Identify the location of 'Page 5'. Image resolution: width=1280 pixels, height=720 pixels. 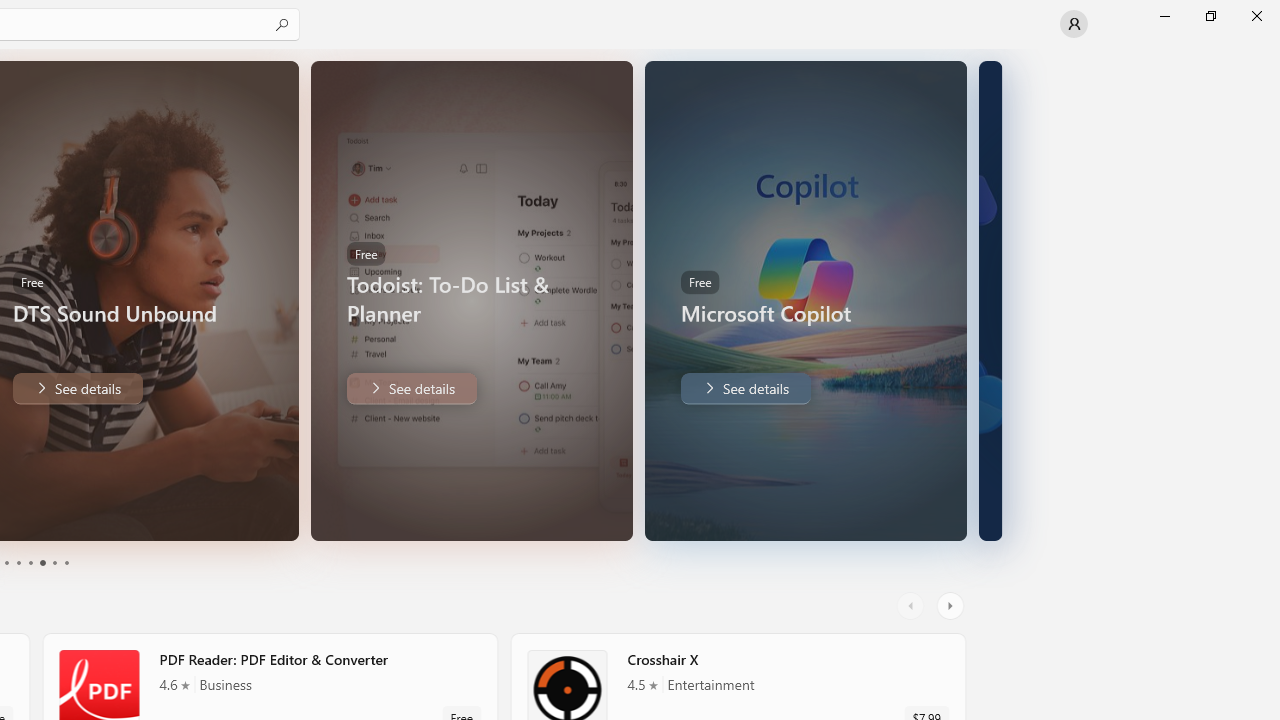
(54, 563).